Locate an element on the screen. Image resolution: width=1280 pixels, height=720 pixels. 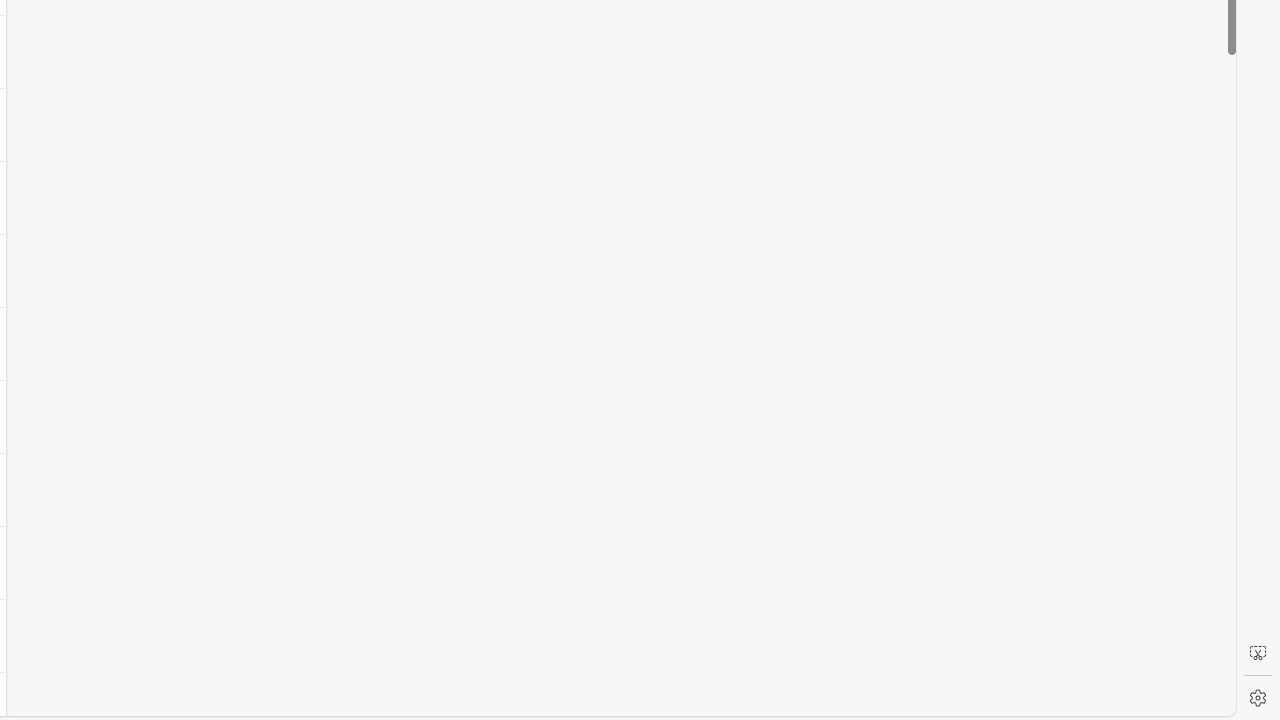
'Settings' is located at coordinates (1256, 696).